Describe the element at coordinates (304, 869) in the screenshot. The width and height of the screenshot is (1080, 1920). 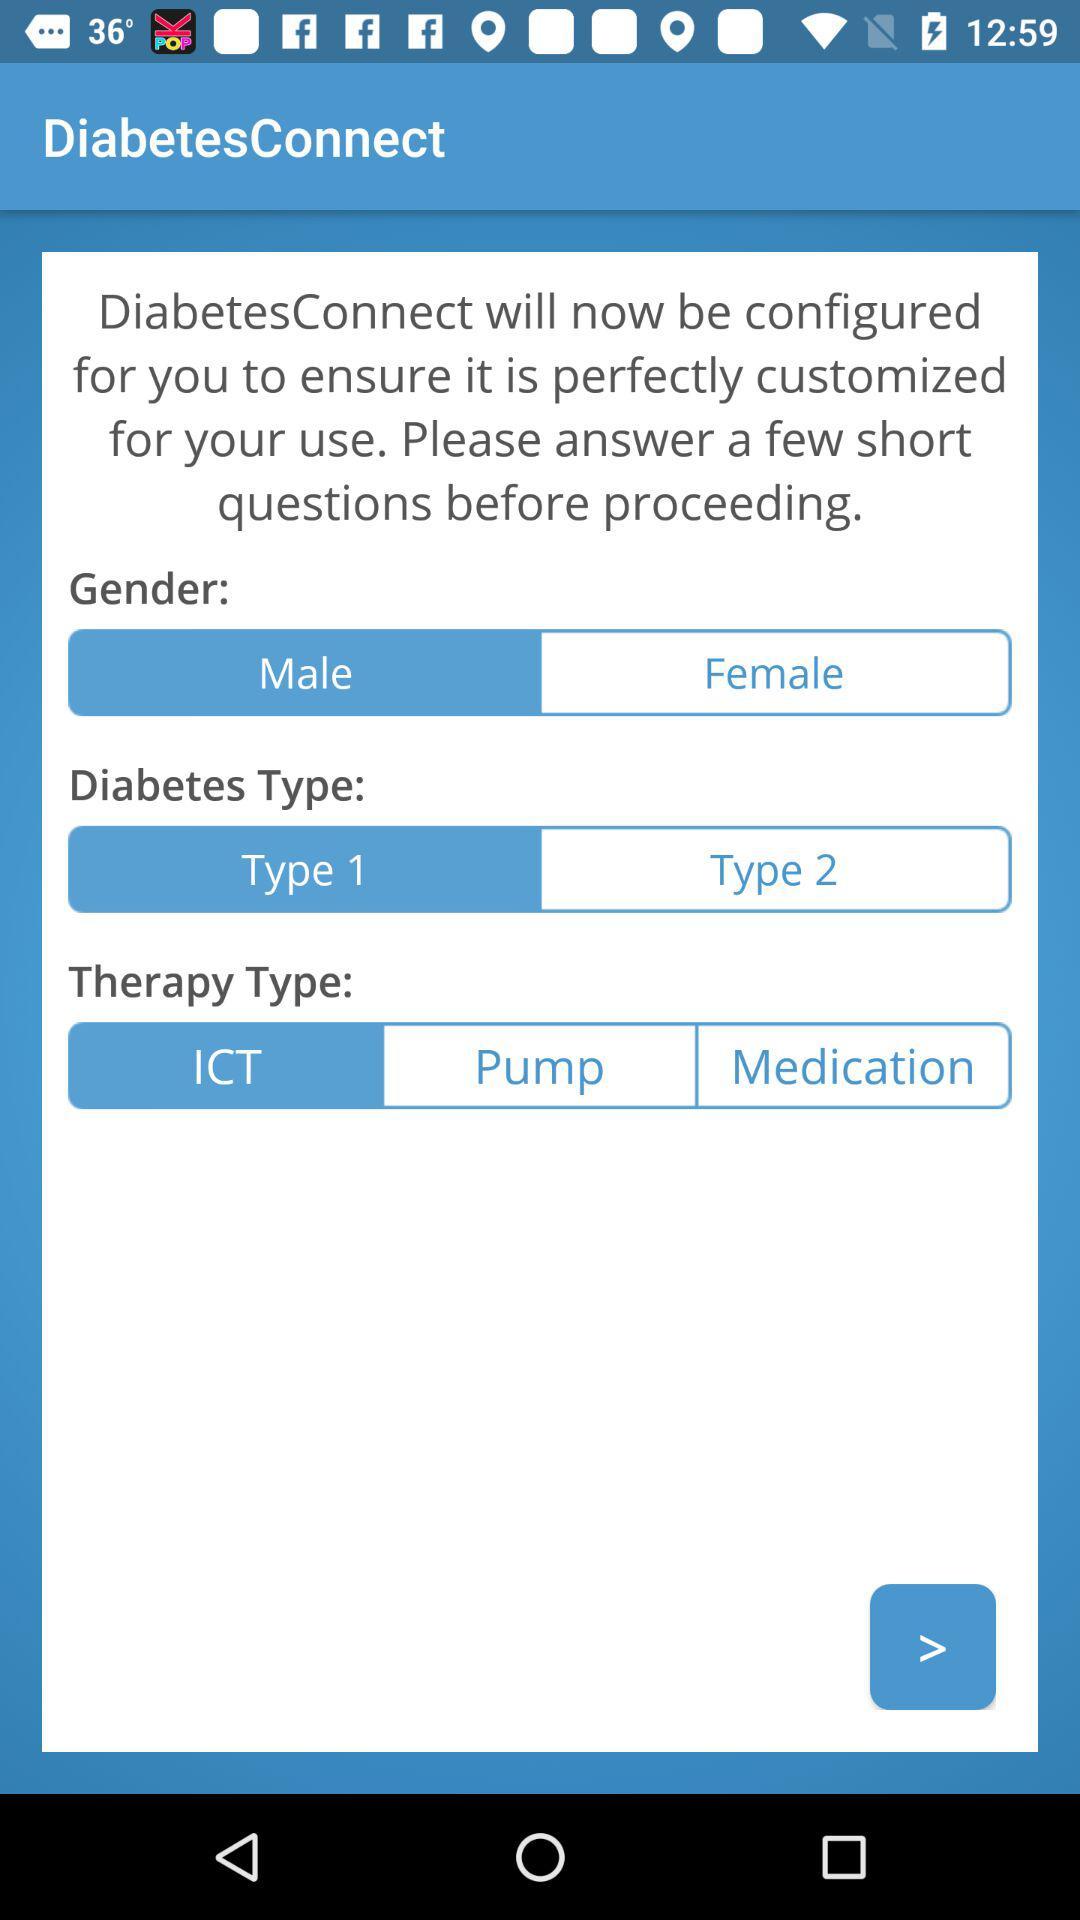
I see `item below the diabetes type: item` at that location.